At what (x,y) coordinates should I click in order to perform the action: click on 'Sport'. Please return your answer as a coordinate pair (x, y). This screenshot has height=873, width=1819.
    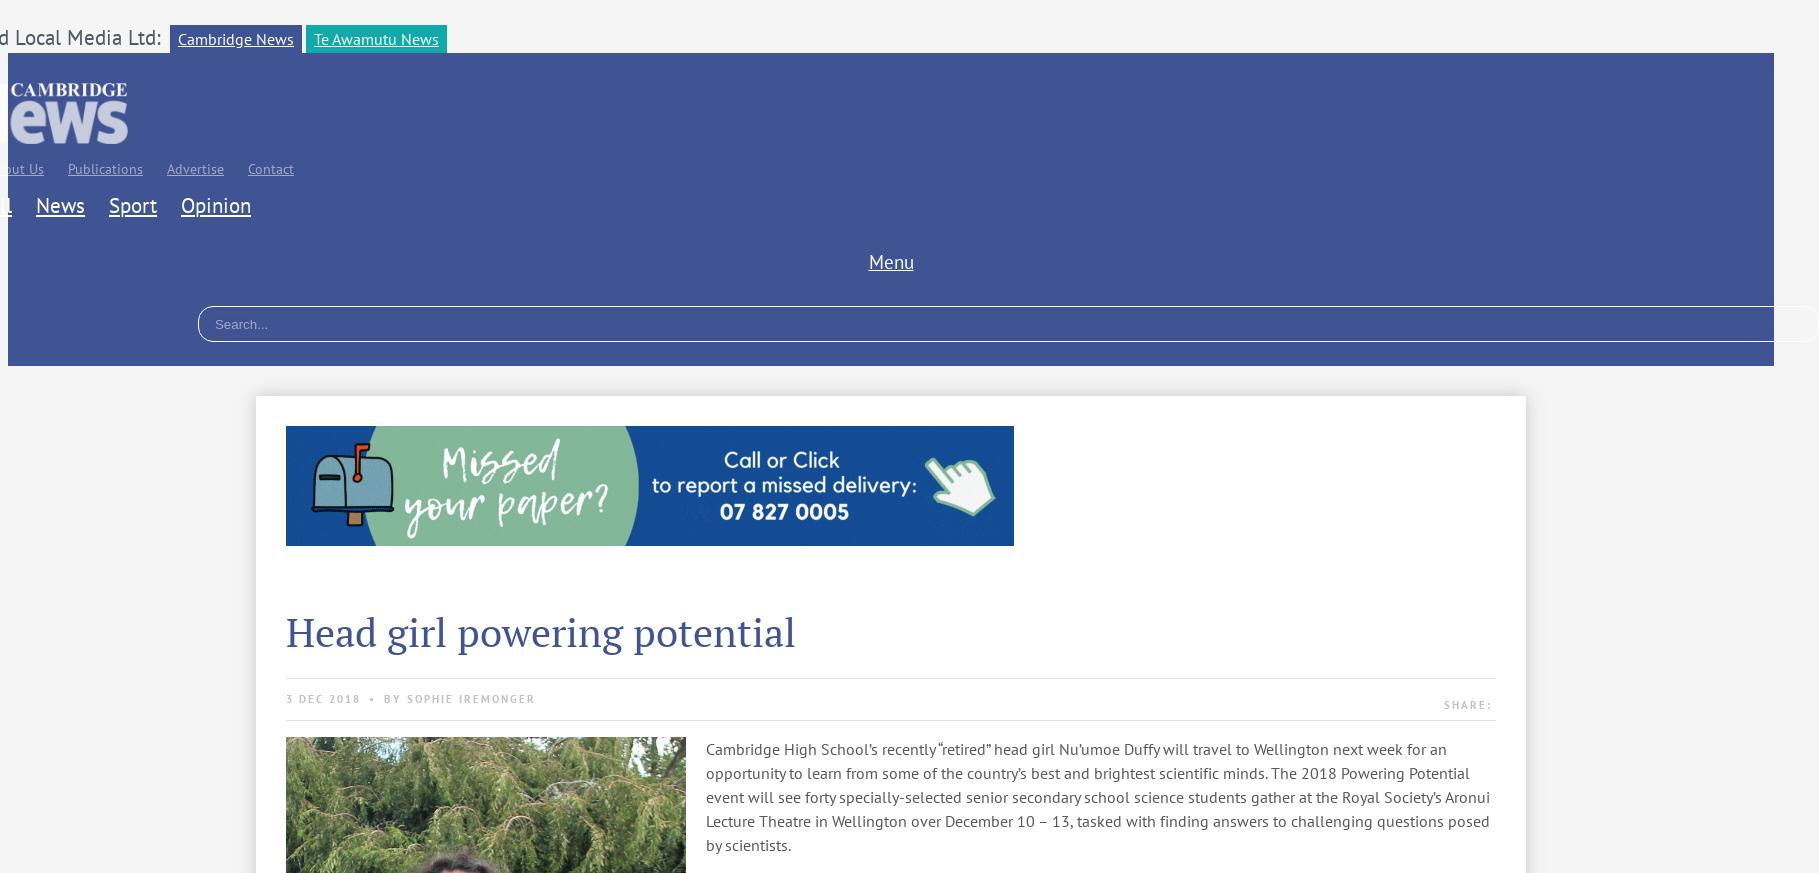
    Looking at the image, I should click on (132, 204).